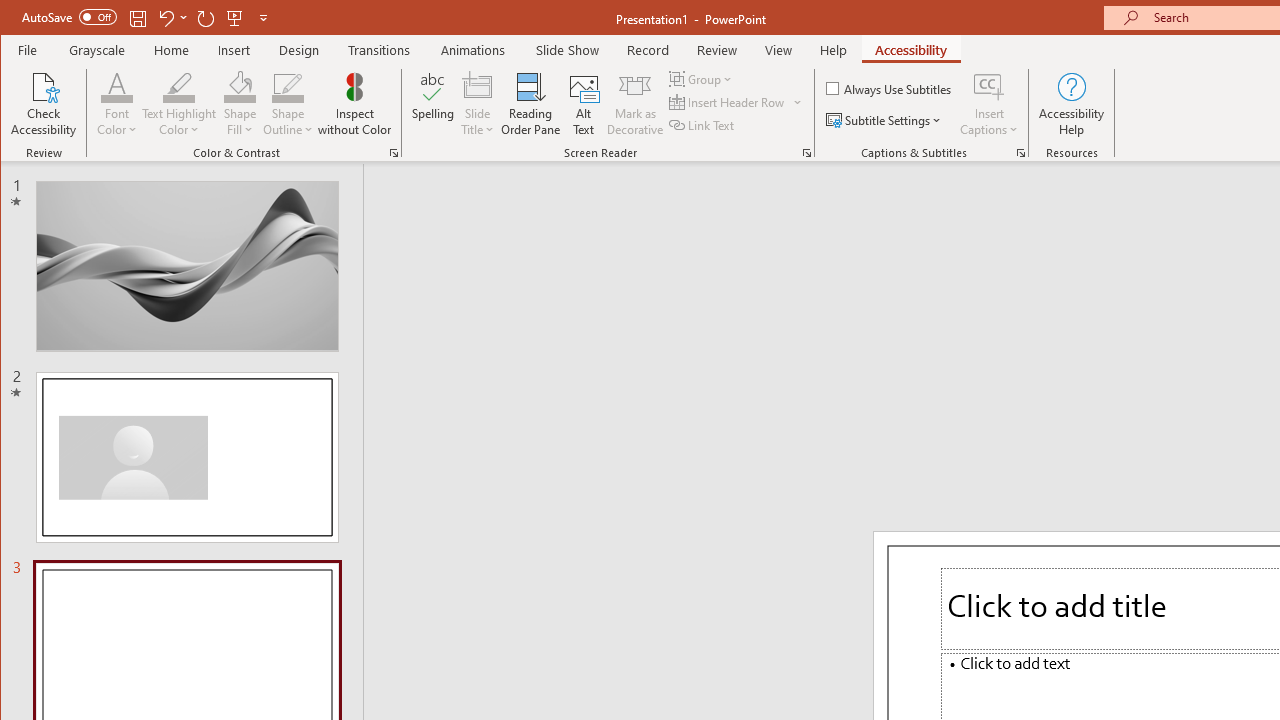 The image size is (1280, 720). Describe the element at coordinates (989, 85) in the screenshot. I see `'Insert Captions'` at that location.